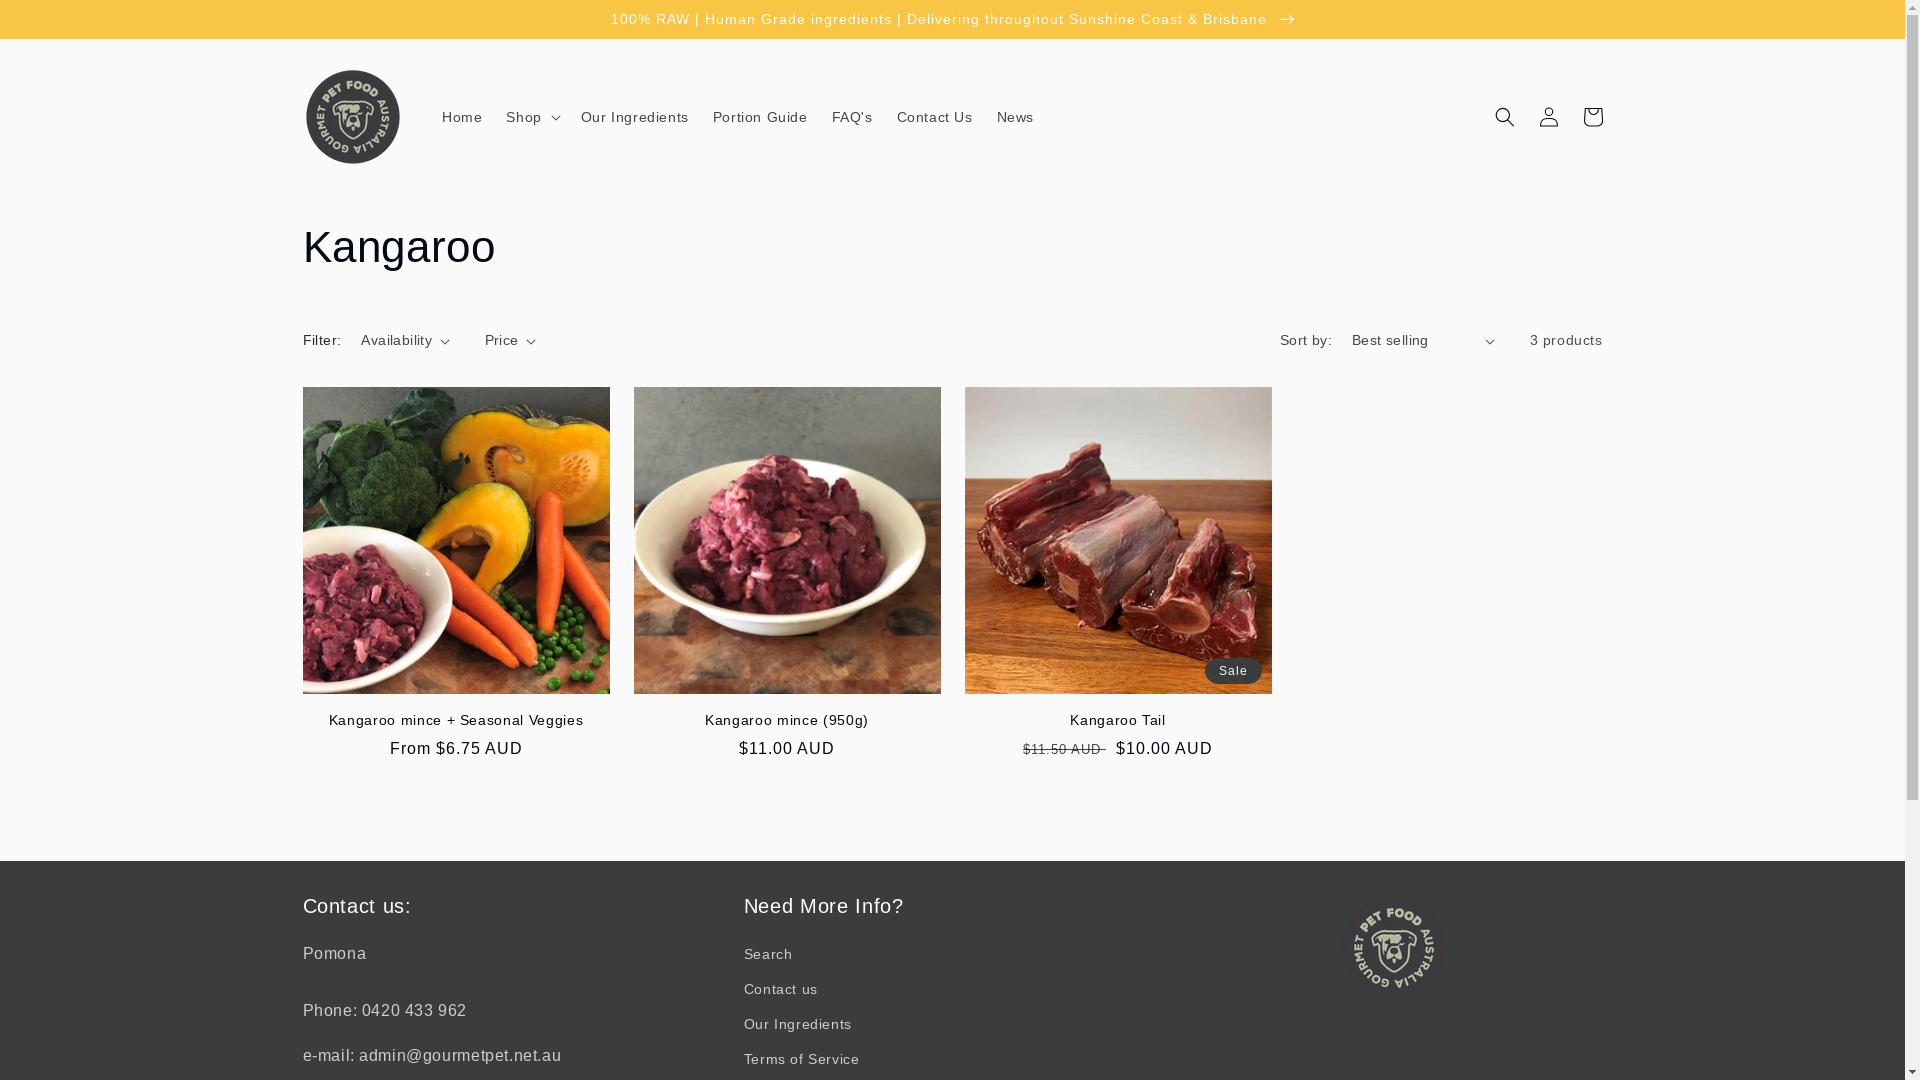 The height and width of the screenshot is (1080, 1920). What do you see at coordinates (460, 116) in the screenshot?
I see `'Home'` at bounding box center [460, 116].